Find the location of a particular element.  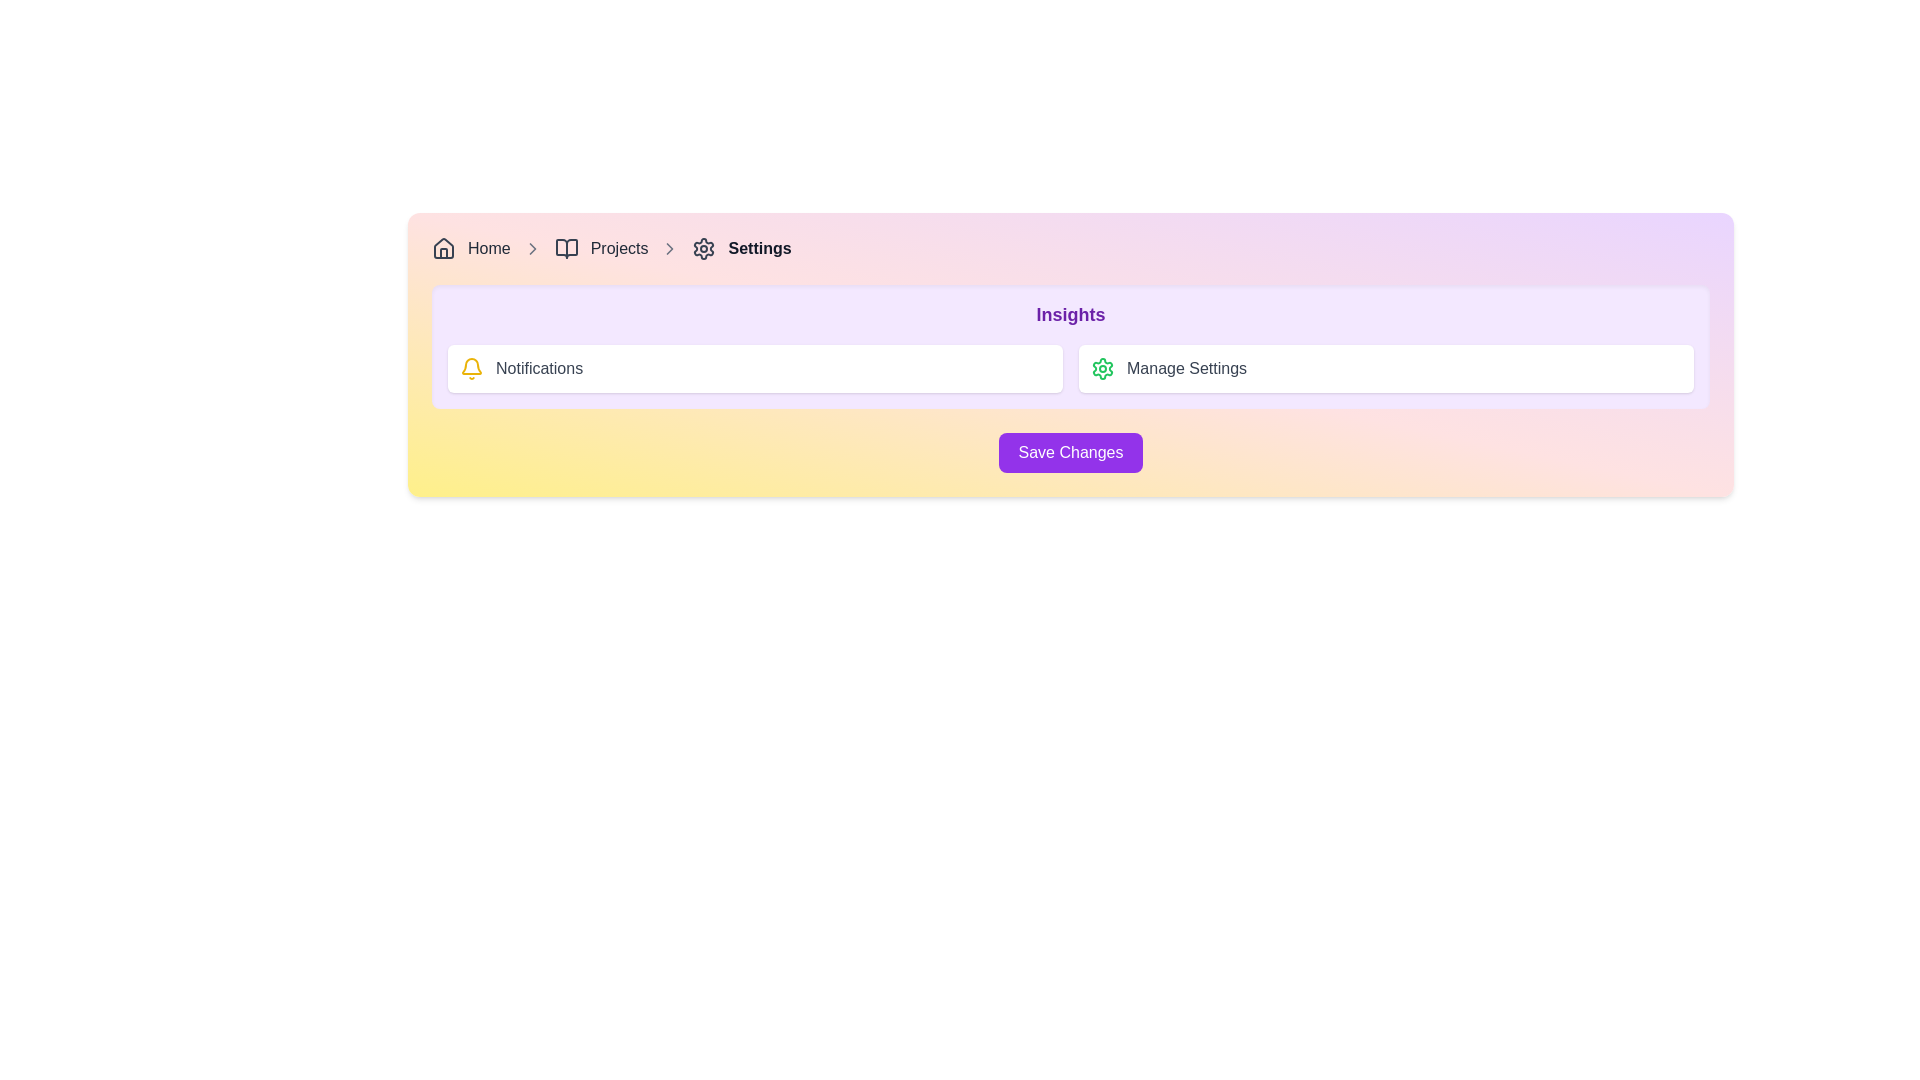

the house icon in the breadcrumb navigation located at the top left of the interface is located at coordinates (443, 246).